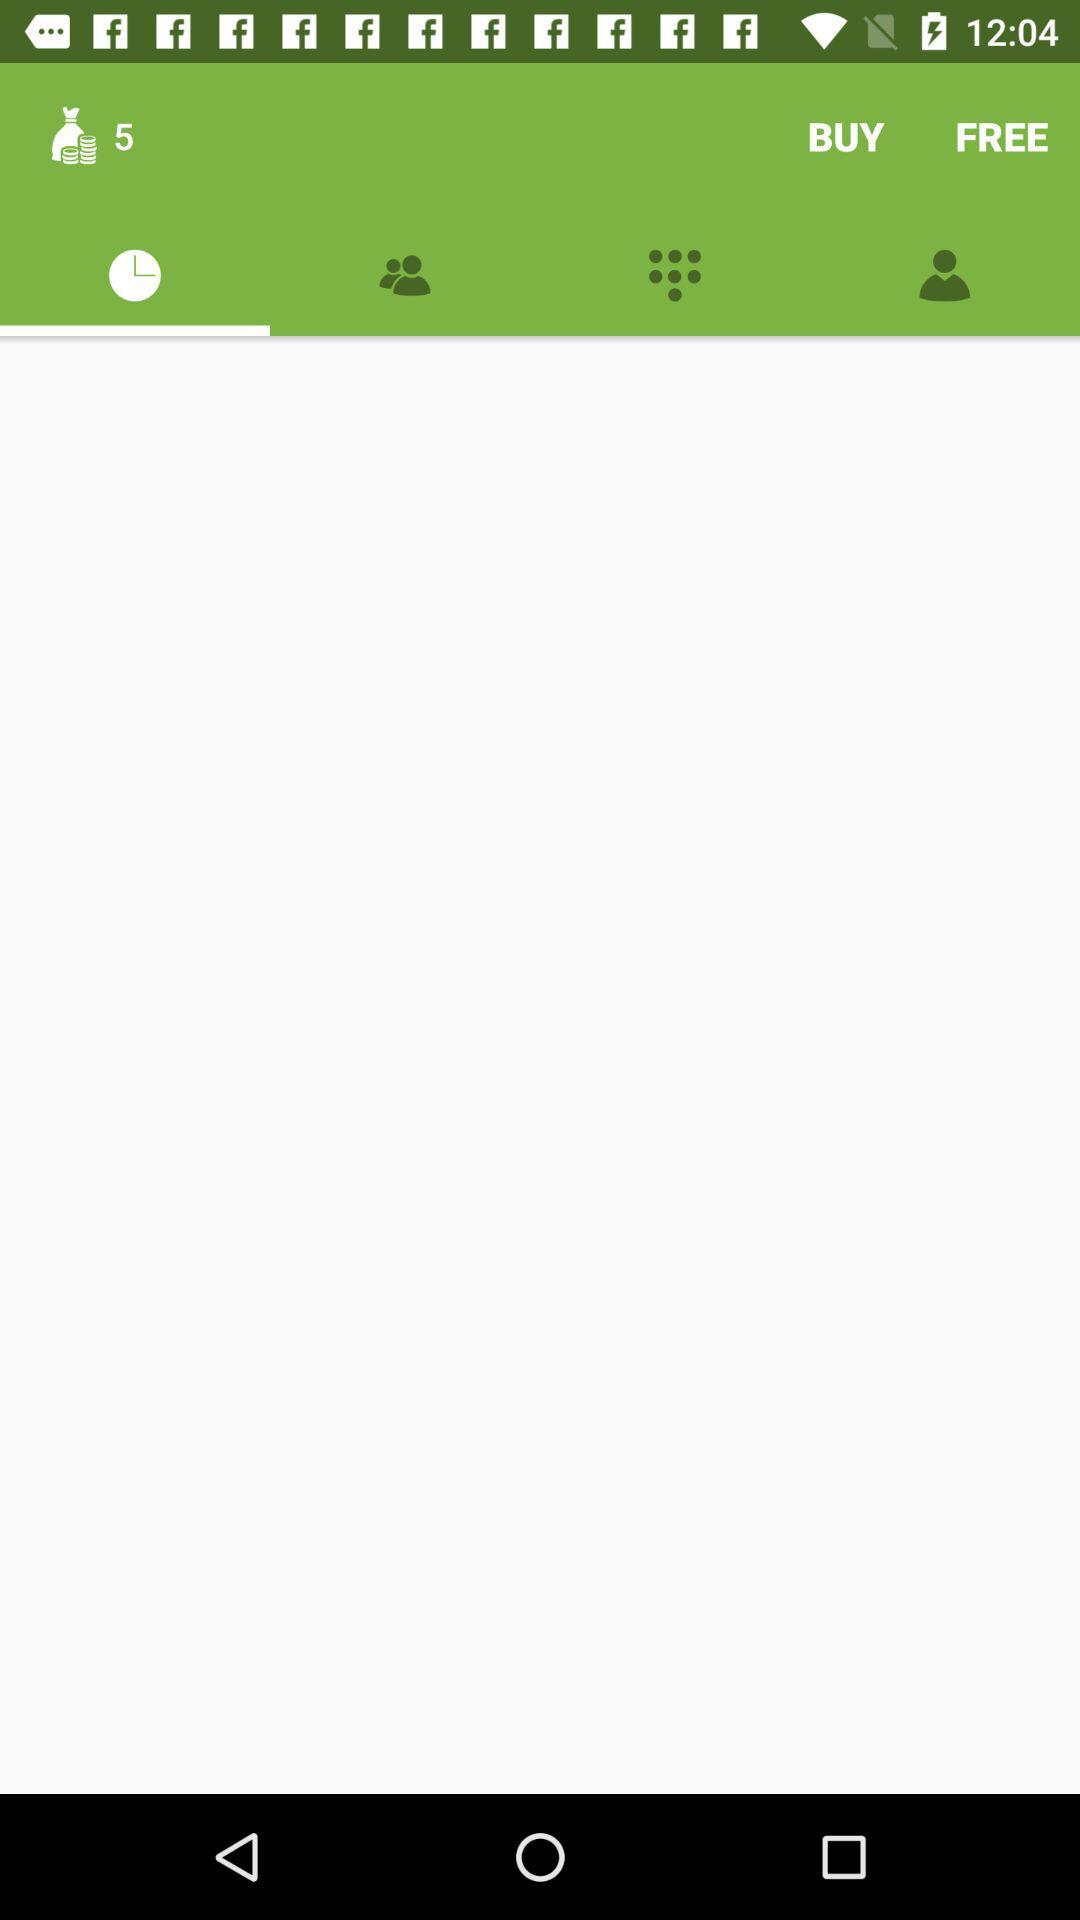  What do you see at coordinates (845, 135) in the screenshot?
I see `the buy` at bounding box center [845, 135].